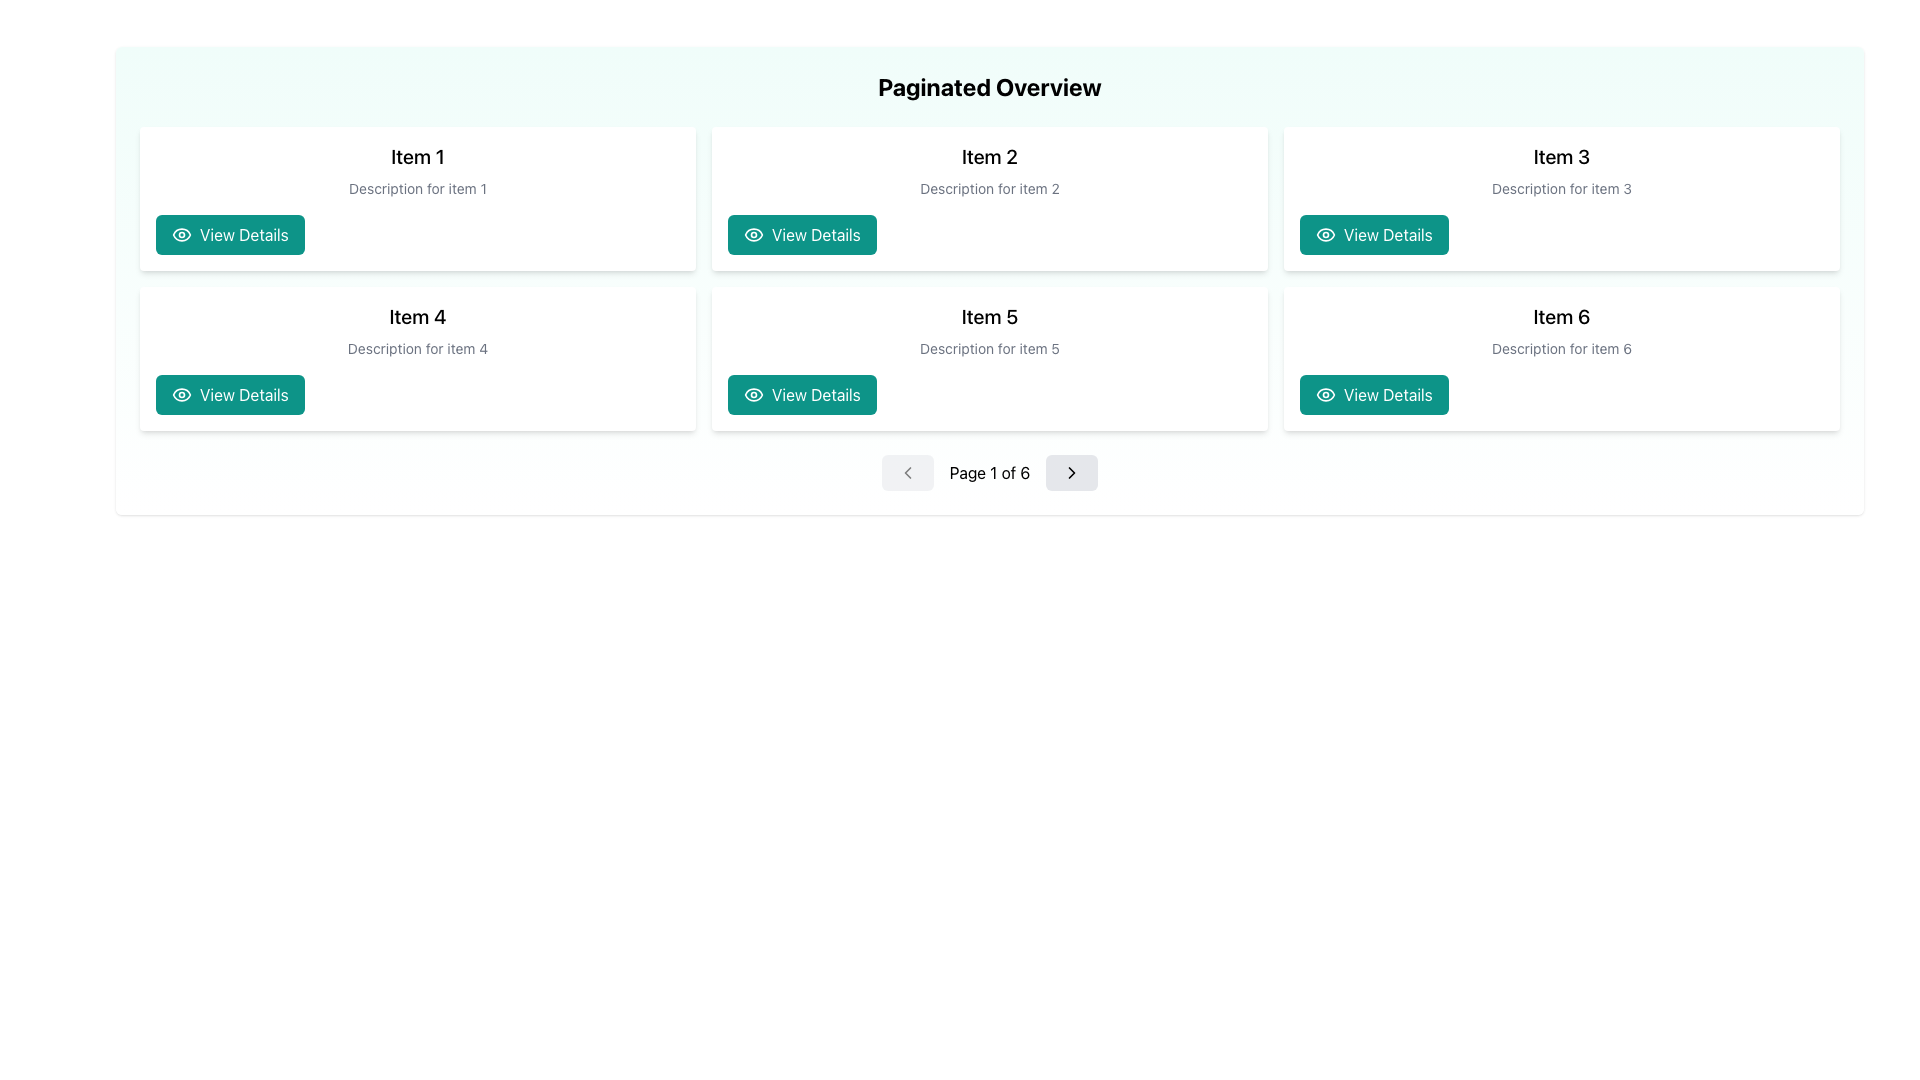 The width and height of the screenshot is (1920, 1080). I want to click on the curved outer shape of the eye icon within the 'View Details' button associated with the fifth item in the grid layout, positioned in the second row and second column, so click(752, 394).